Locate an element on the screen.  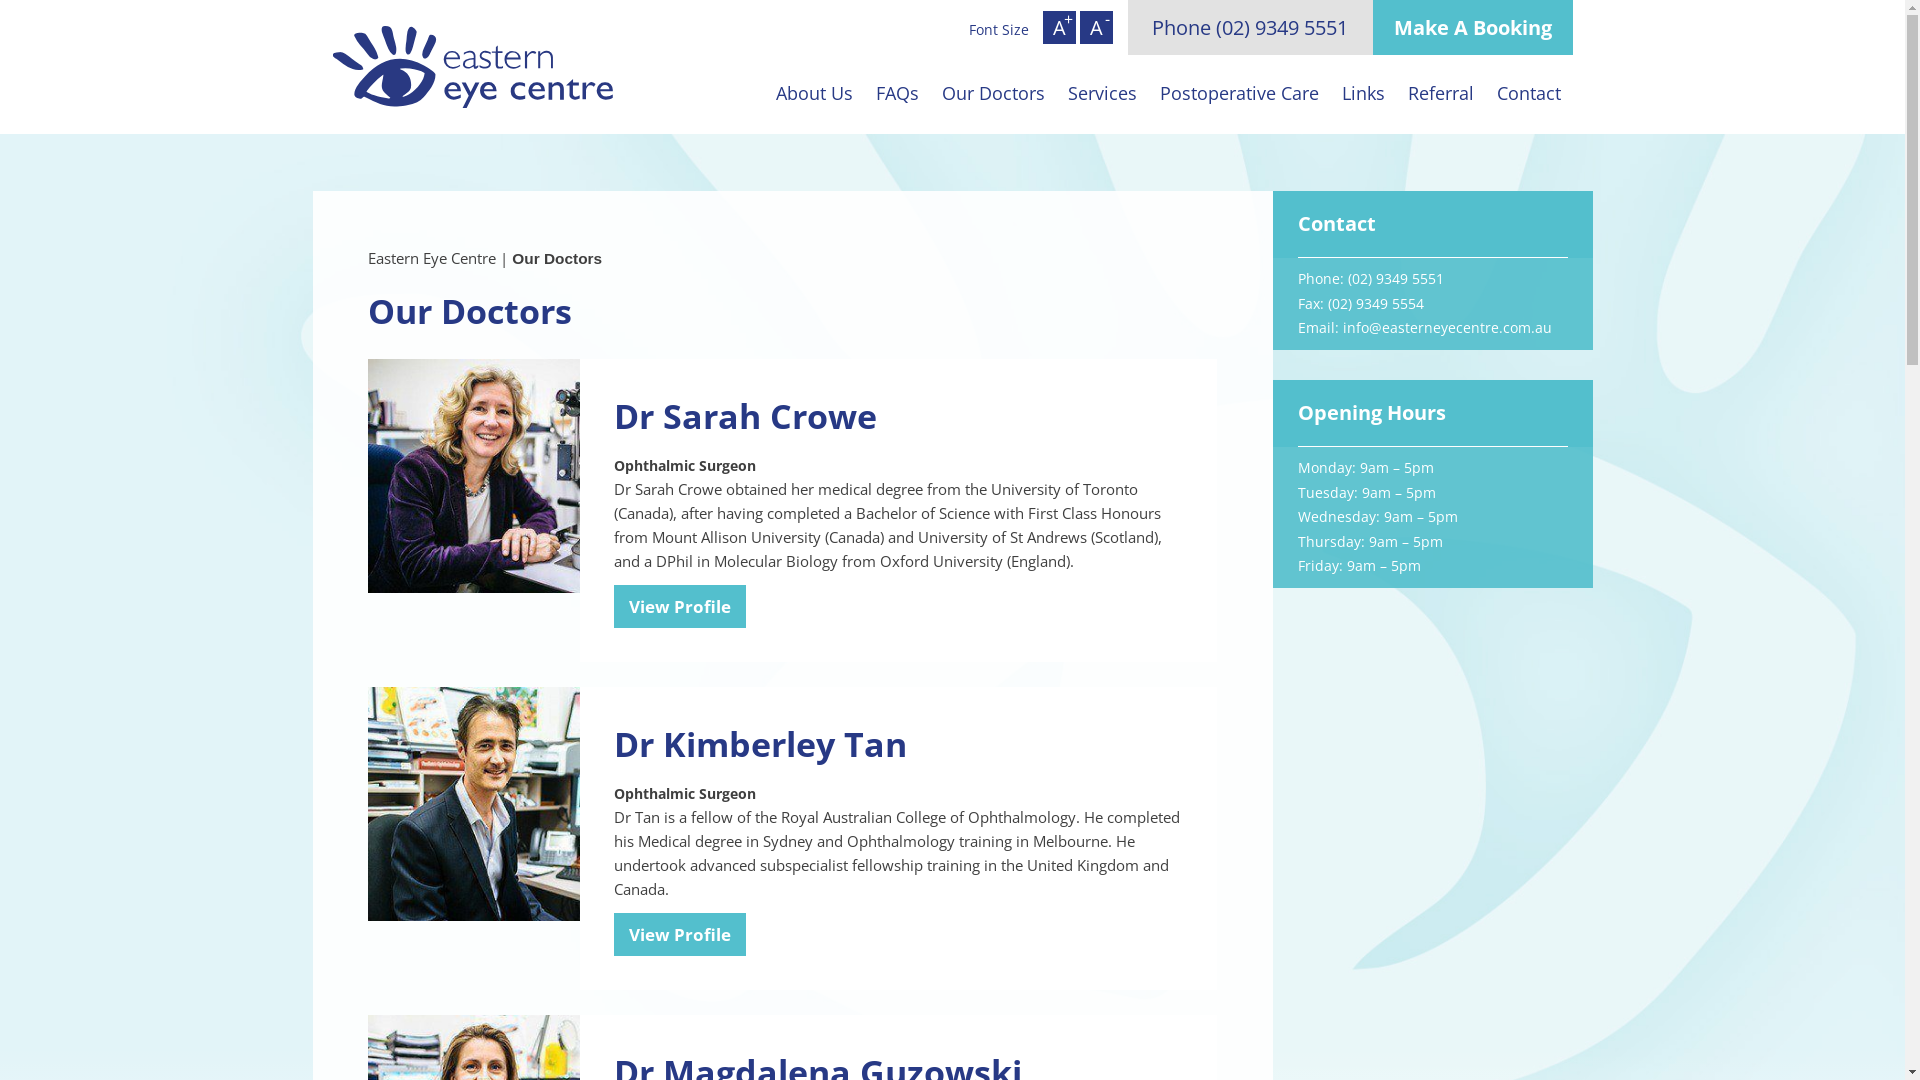
'FAQs' is located at coordinates (864, 92).